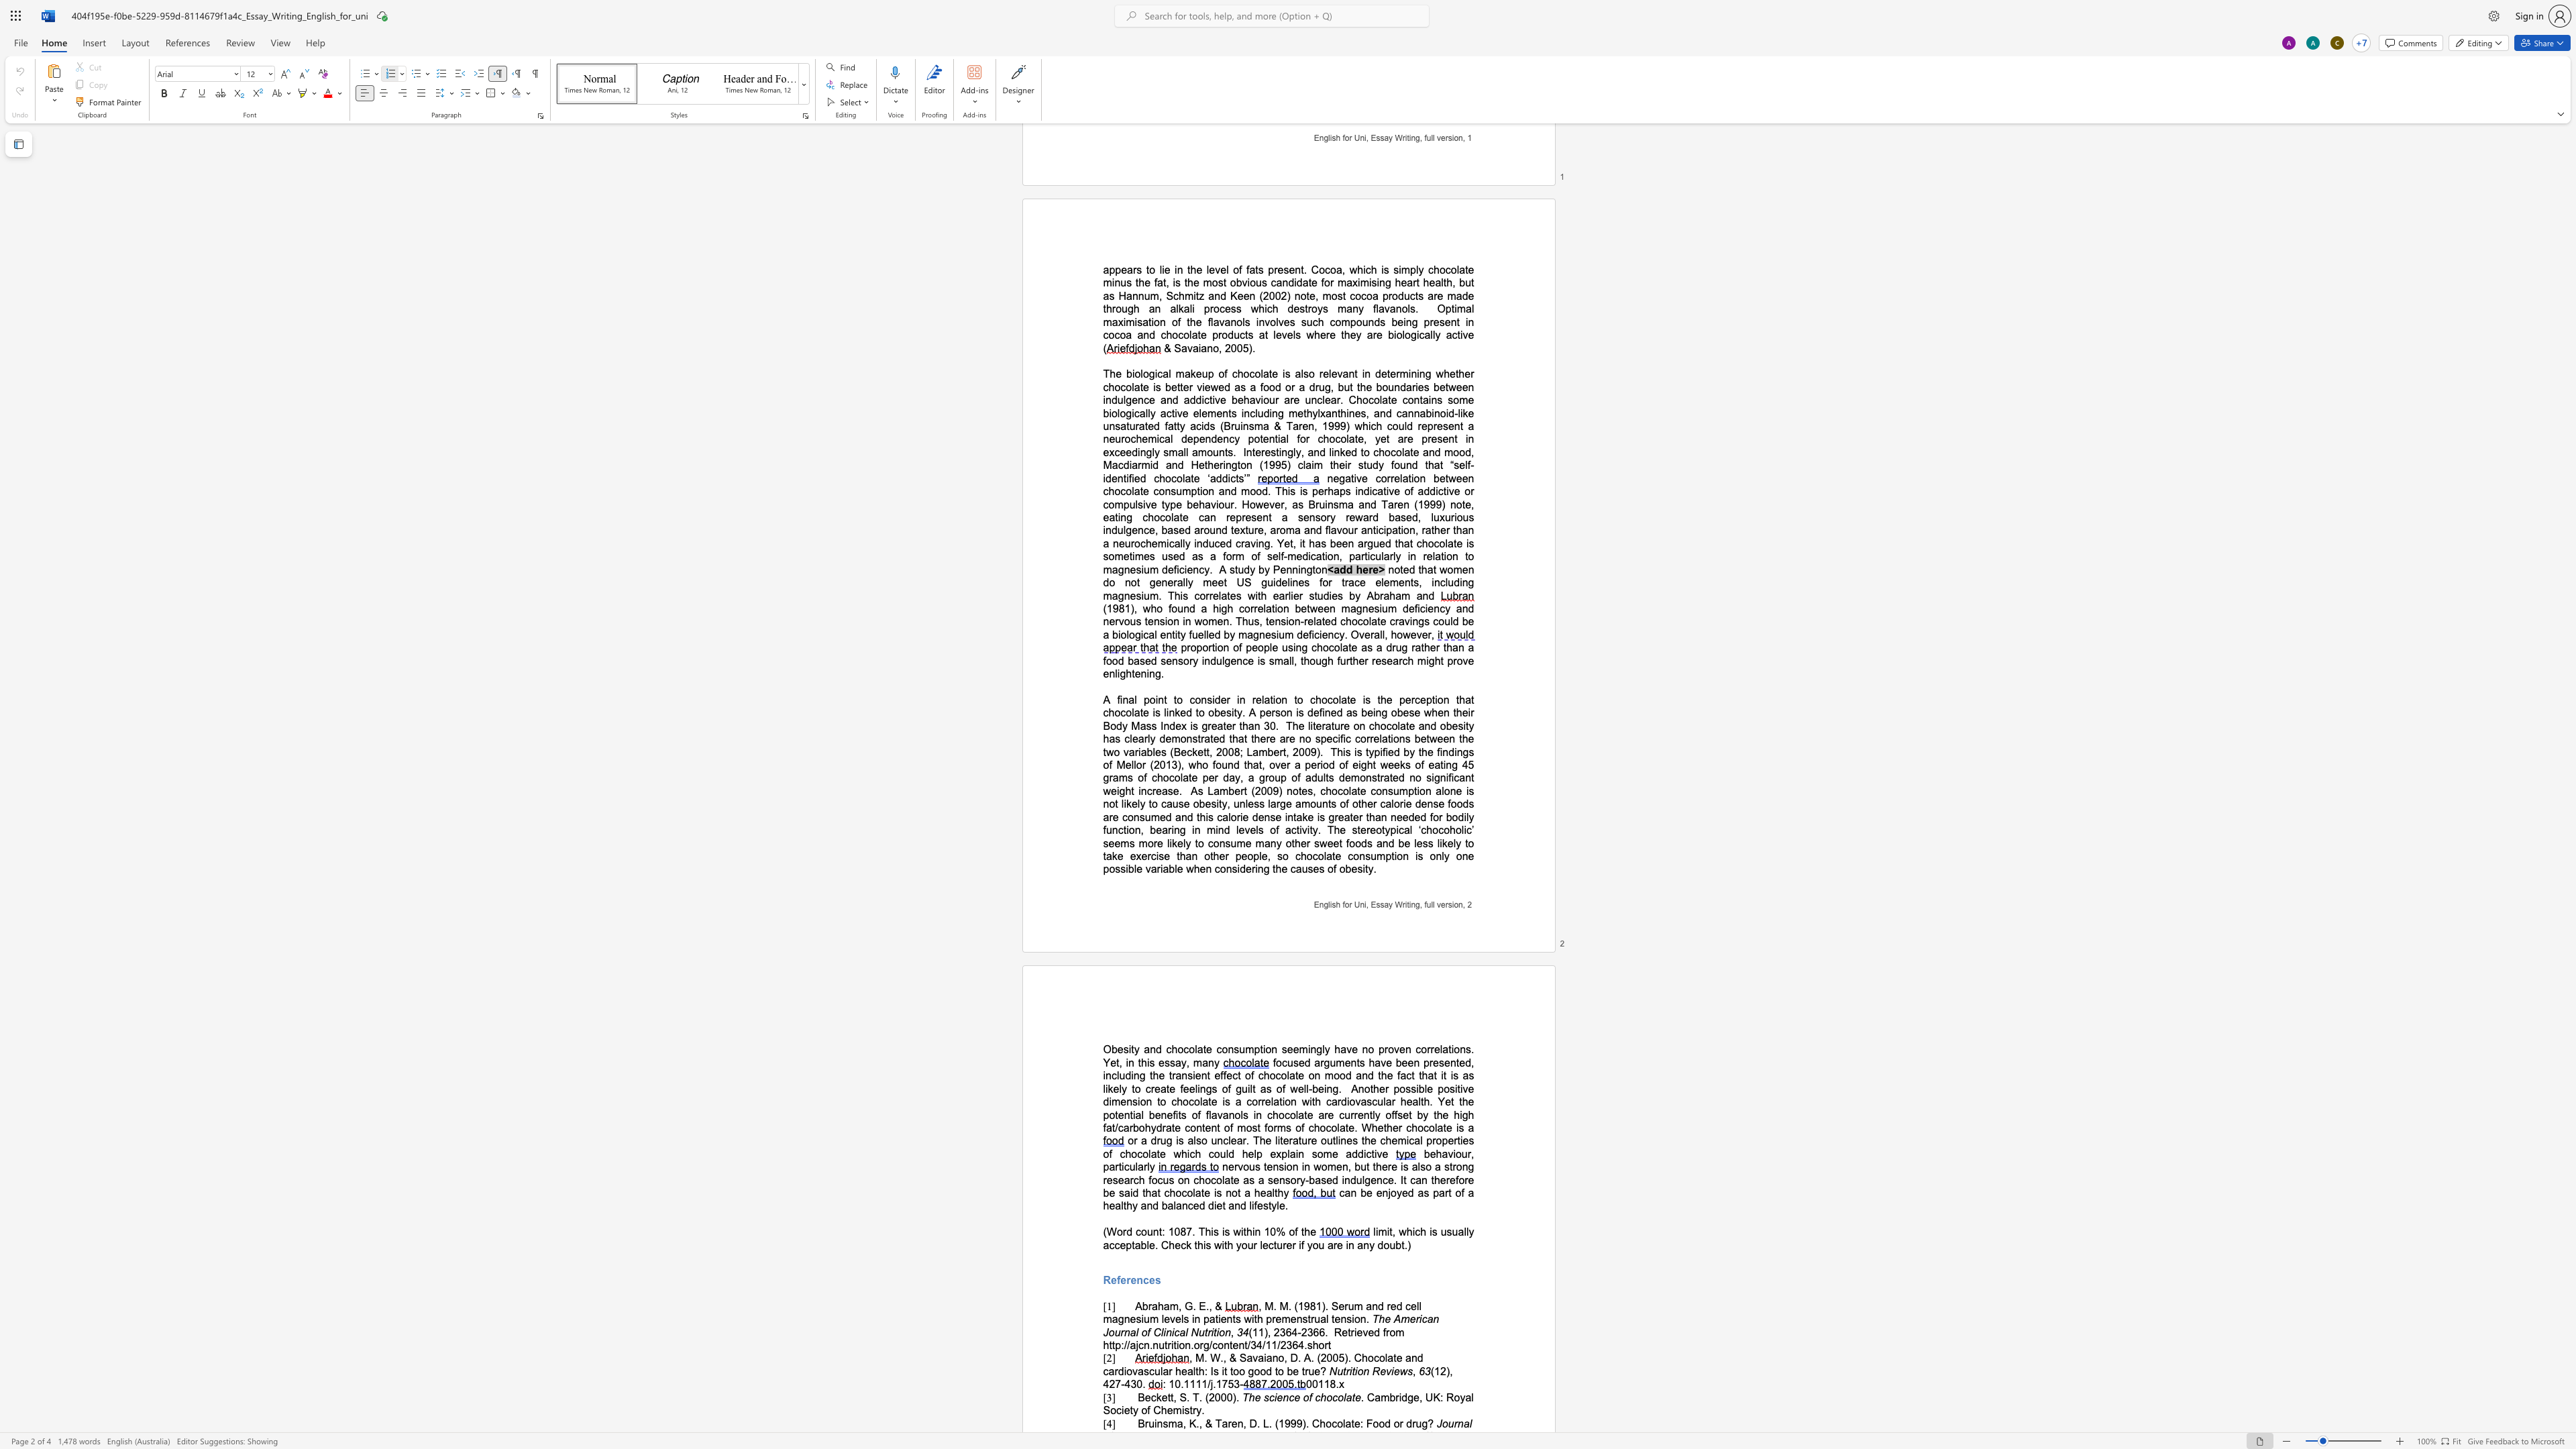 The height and width of the screenshot is (1449, 2576). I want to click on the space between the continuous character "a" and "v" in the text, so click(1252, 1358).